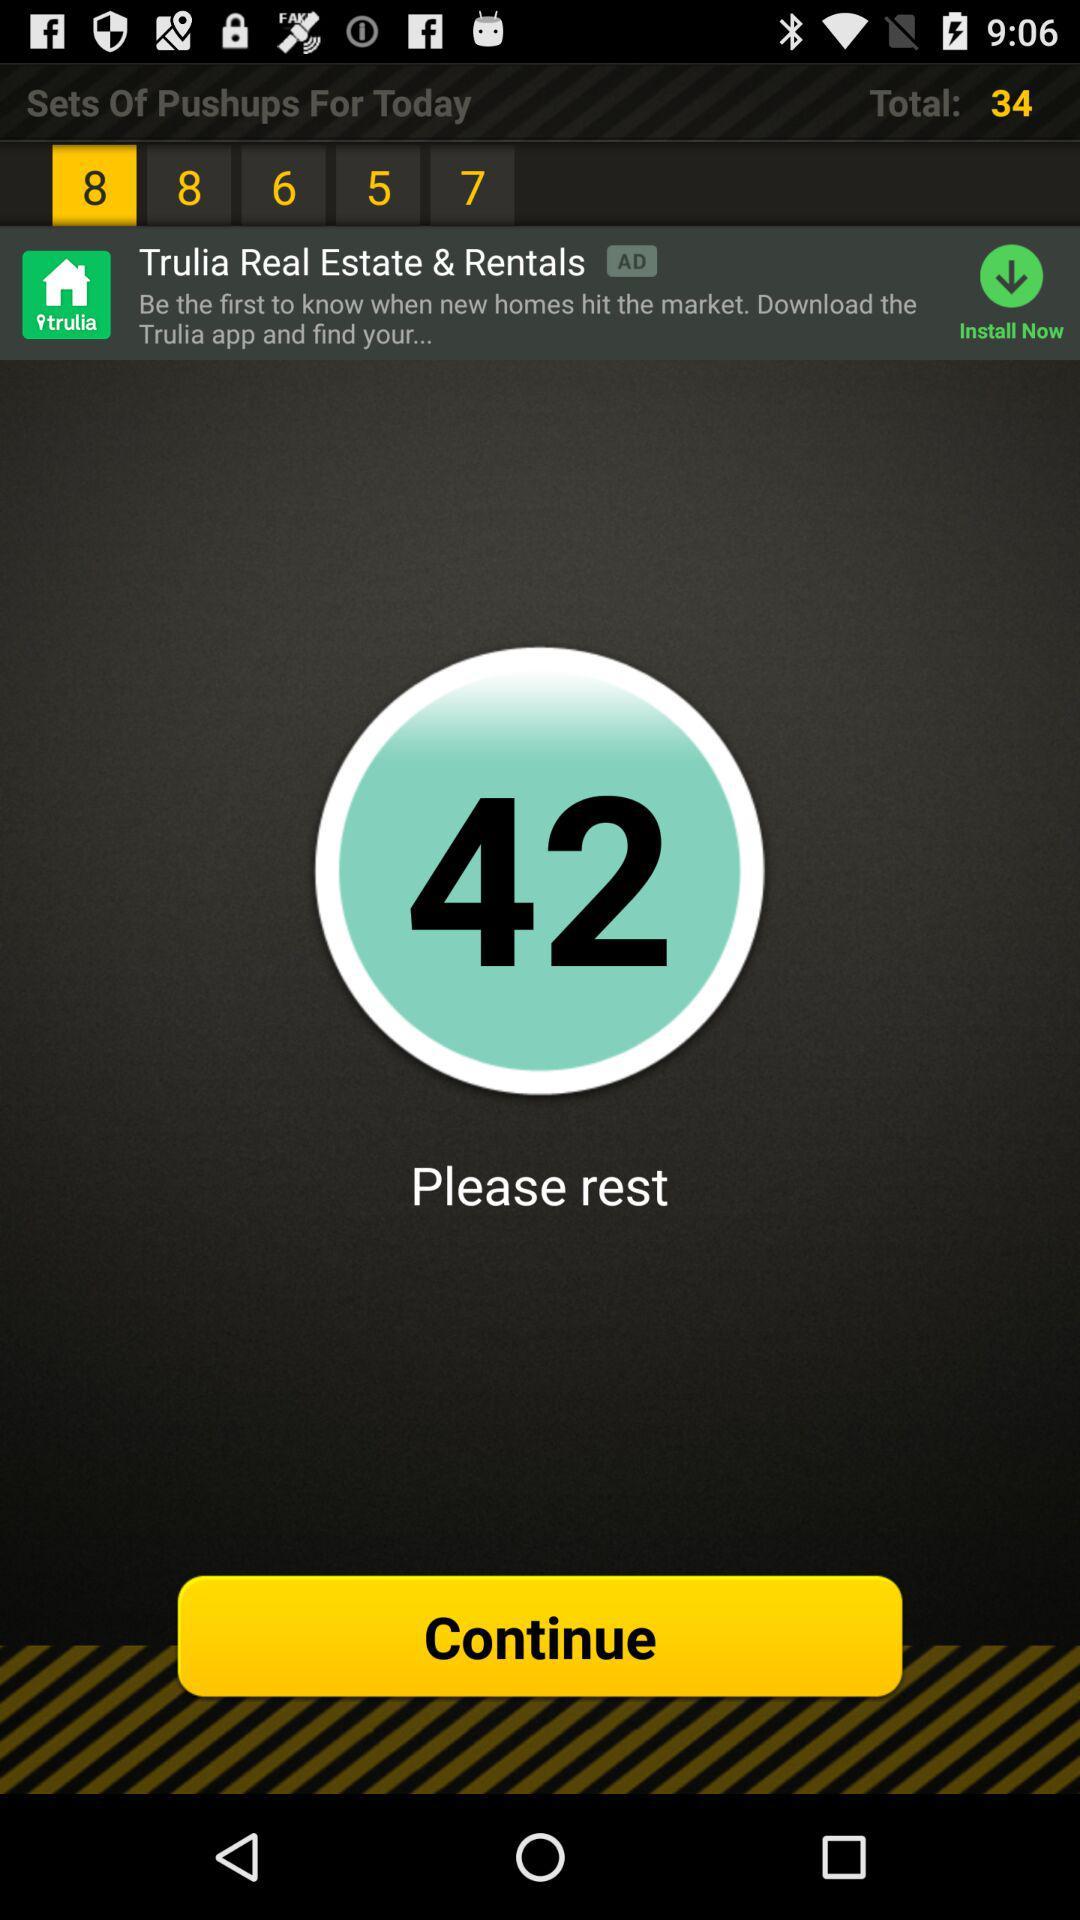 The image size is (1080, 1920). Describe the element at coordinates (64, 293) in the screenshot. I see `home page` at that location.